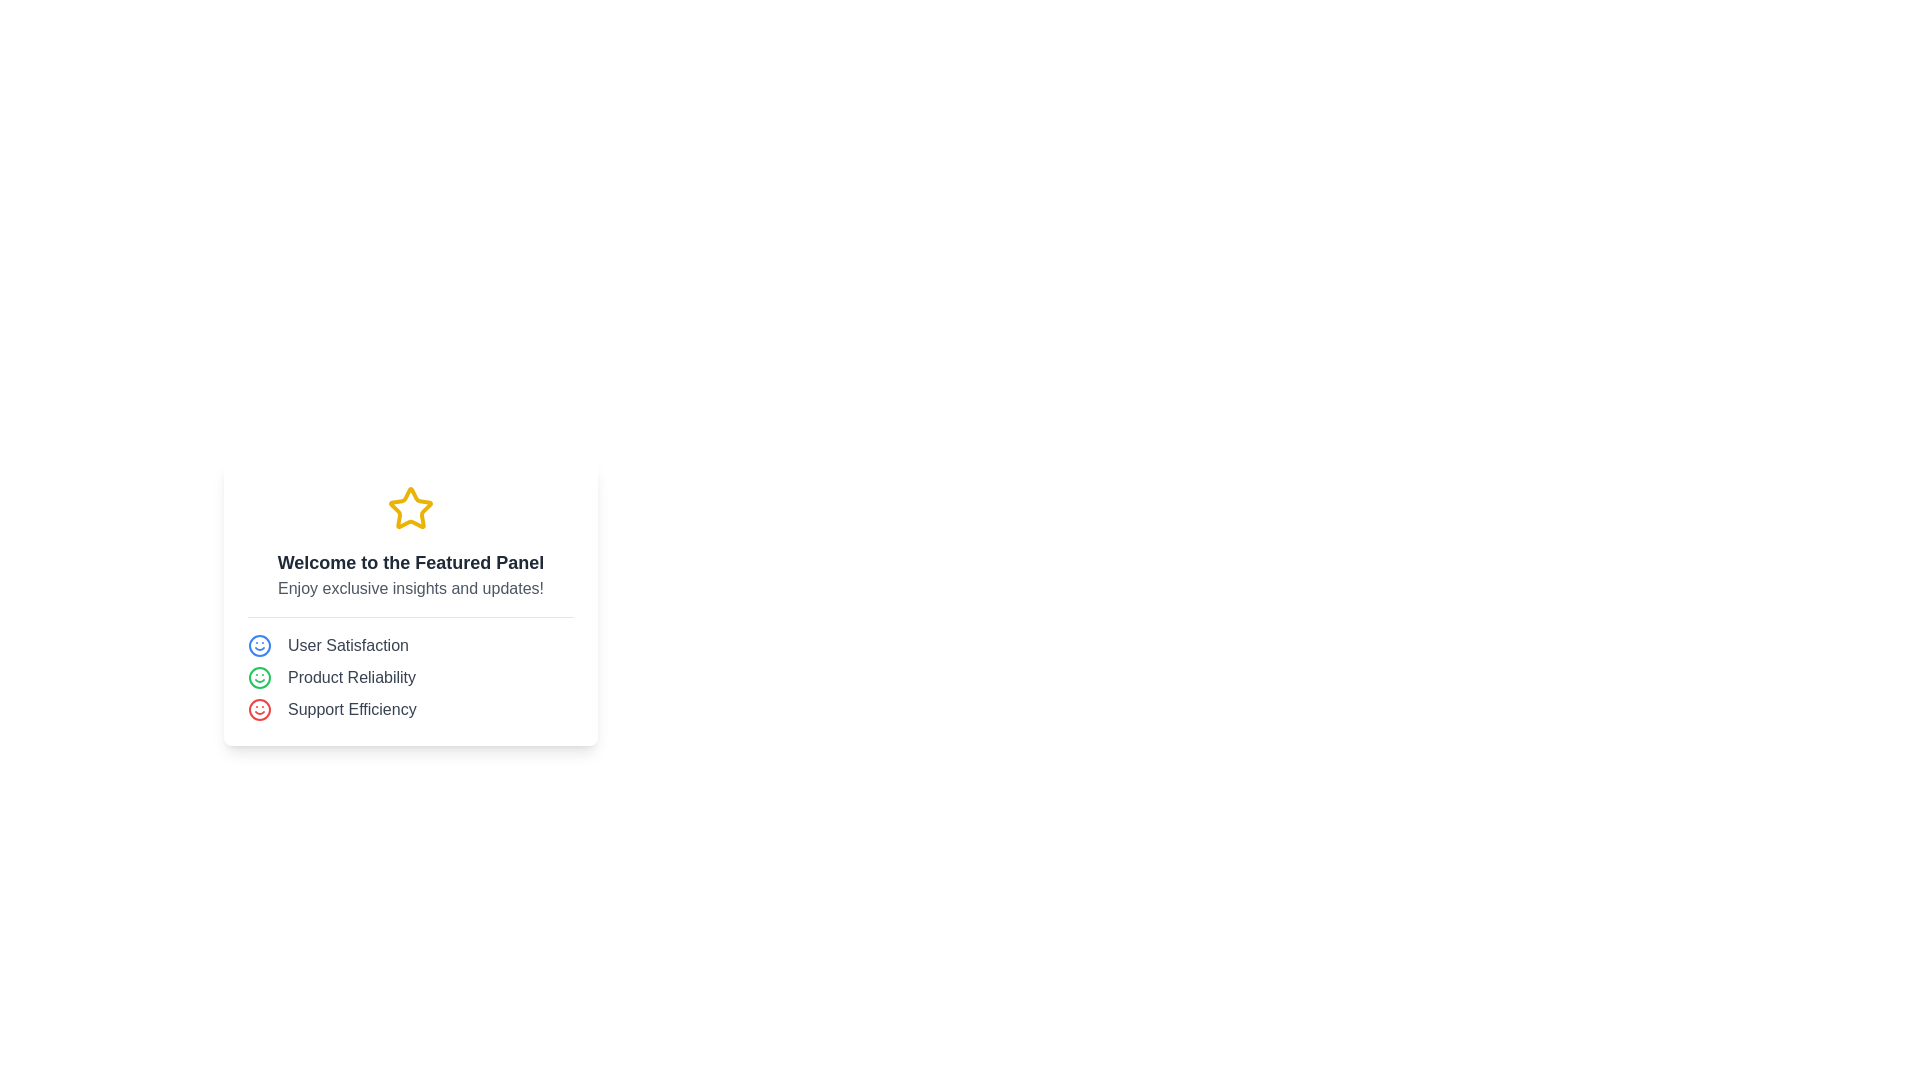 This screenshot has height=1080, width=1920. What do you see at coordinates (258, 644) in the screenshot?
I see `the blue smiley face icon indicating user satisfaction, which is positioned to the left of the 'User Satisfaction' text` at bounding box center [258, 644].